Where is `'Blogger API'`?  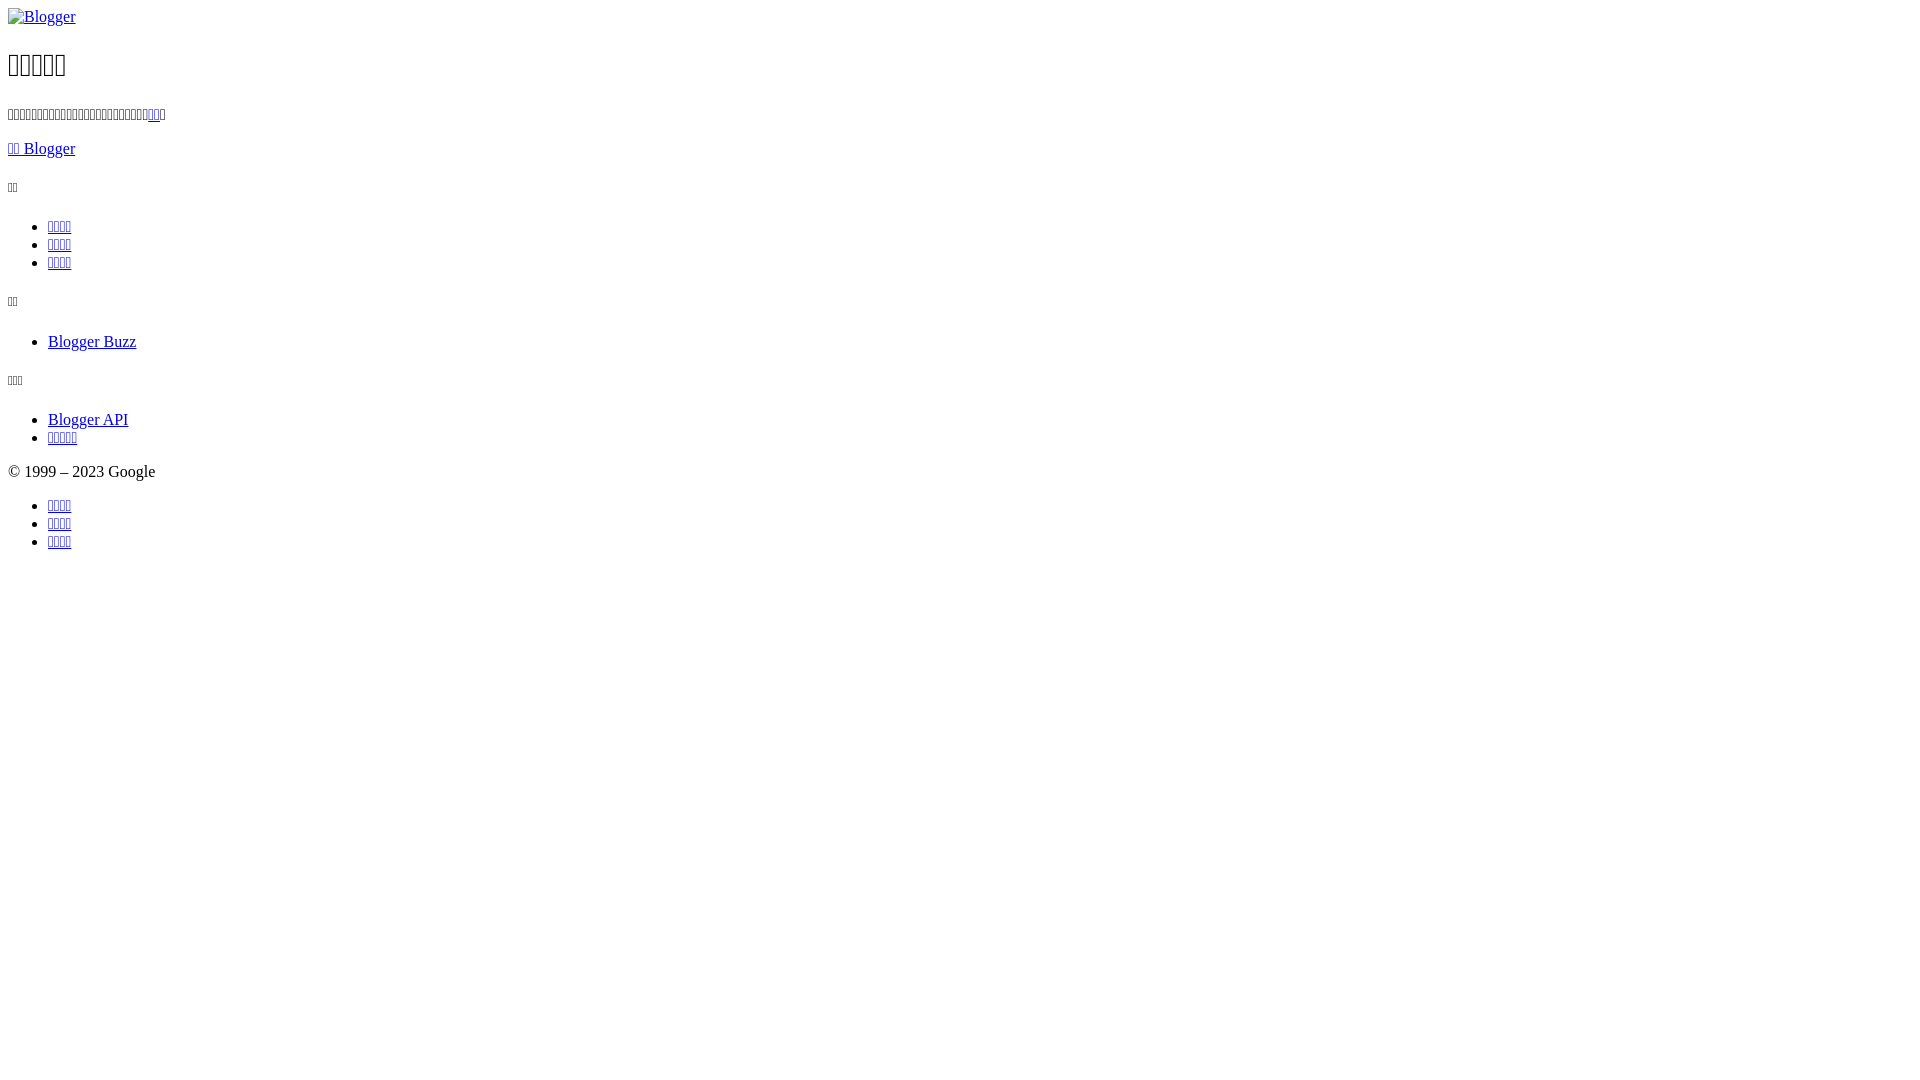
'Blogger API' is located at coordinates (86, 418).